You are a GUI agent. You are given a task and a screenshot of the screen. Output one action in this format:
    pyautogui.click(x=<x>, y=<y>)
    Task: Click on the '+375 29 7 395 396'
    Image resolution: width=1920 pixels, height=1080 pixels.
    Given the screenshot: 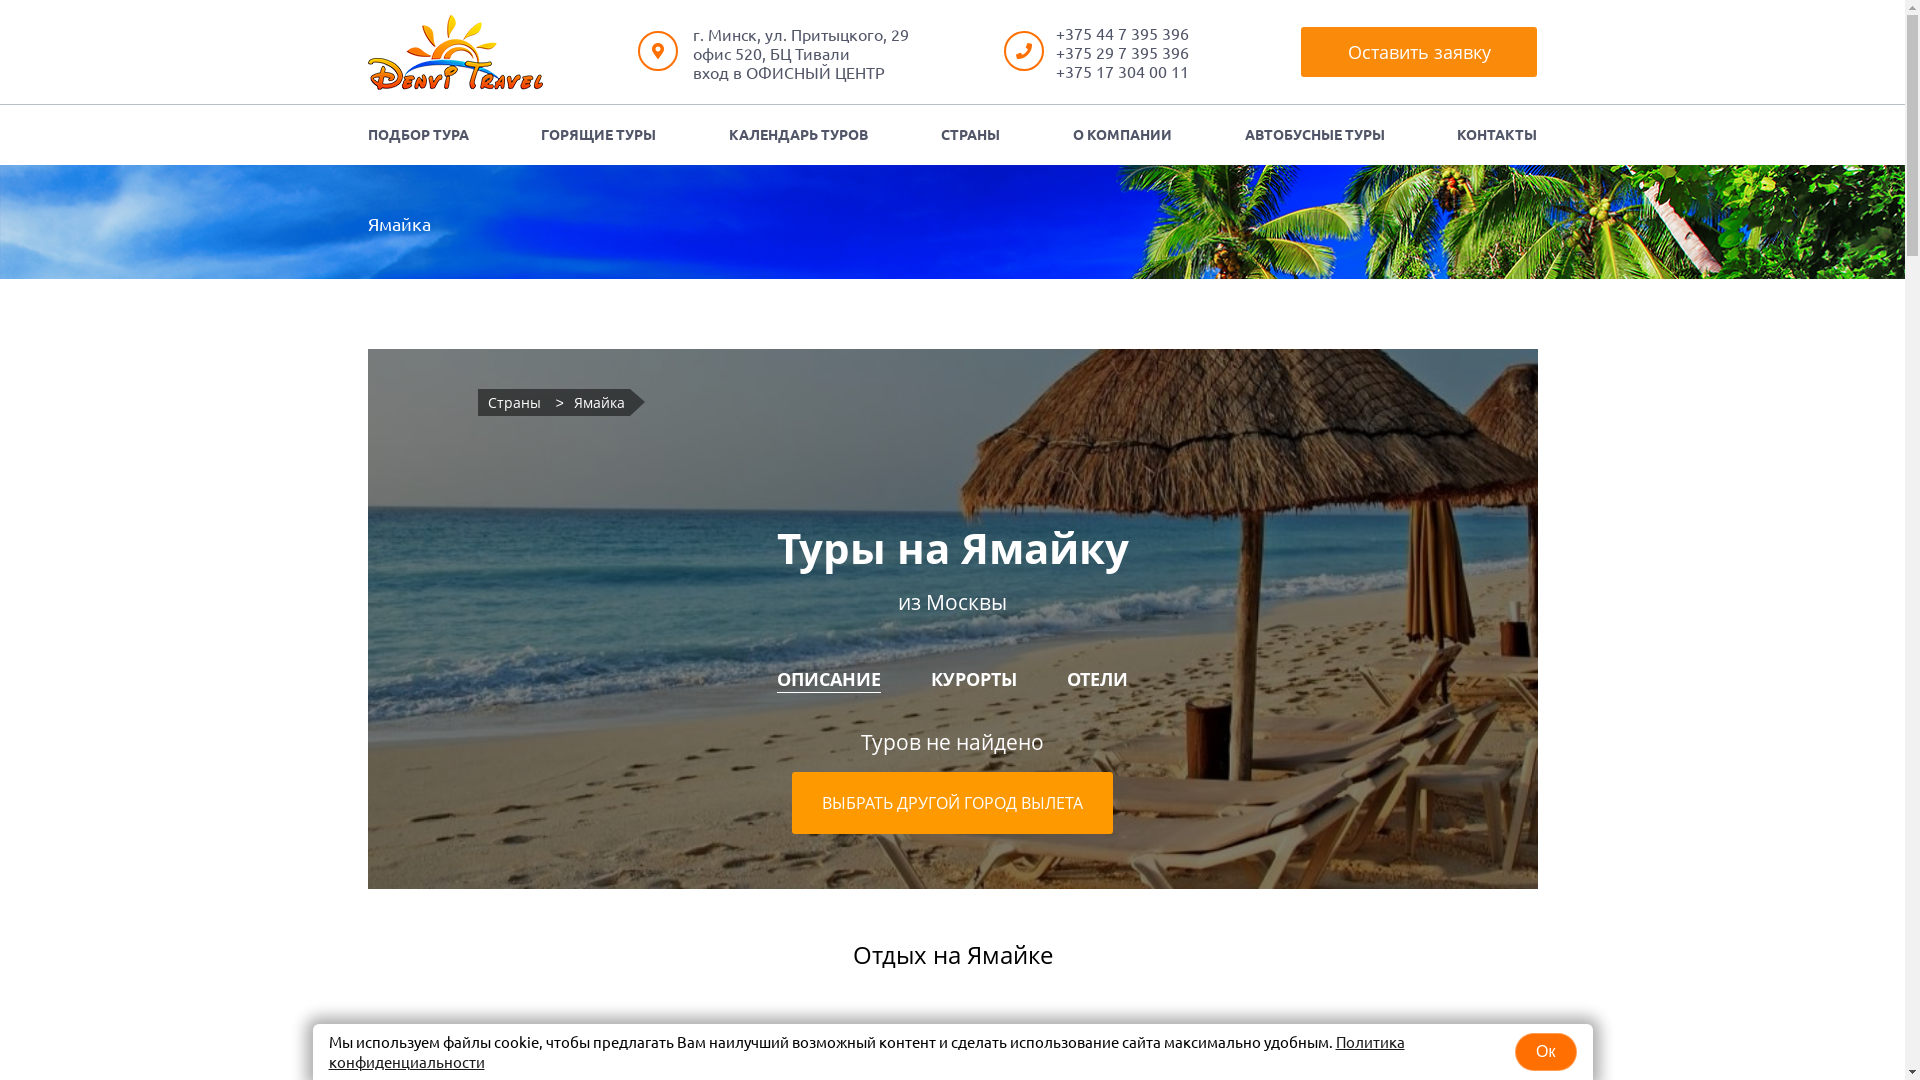 What is the action you would take?
    pyautogui.click(x=1122, y=50)
    